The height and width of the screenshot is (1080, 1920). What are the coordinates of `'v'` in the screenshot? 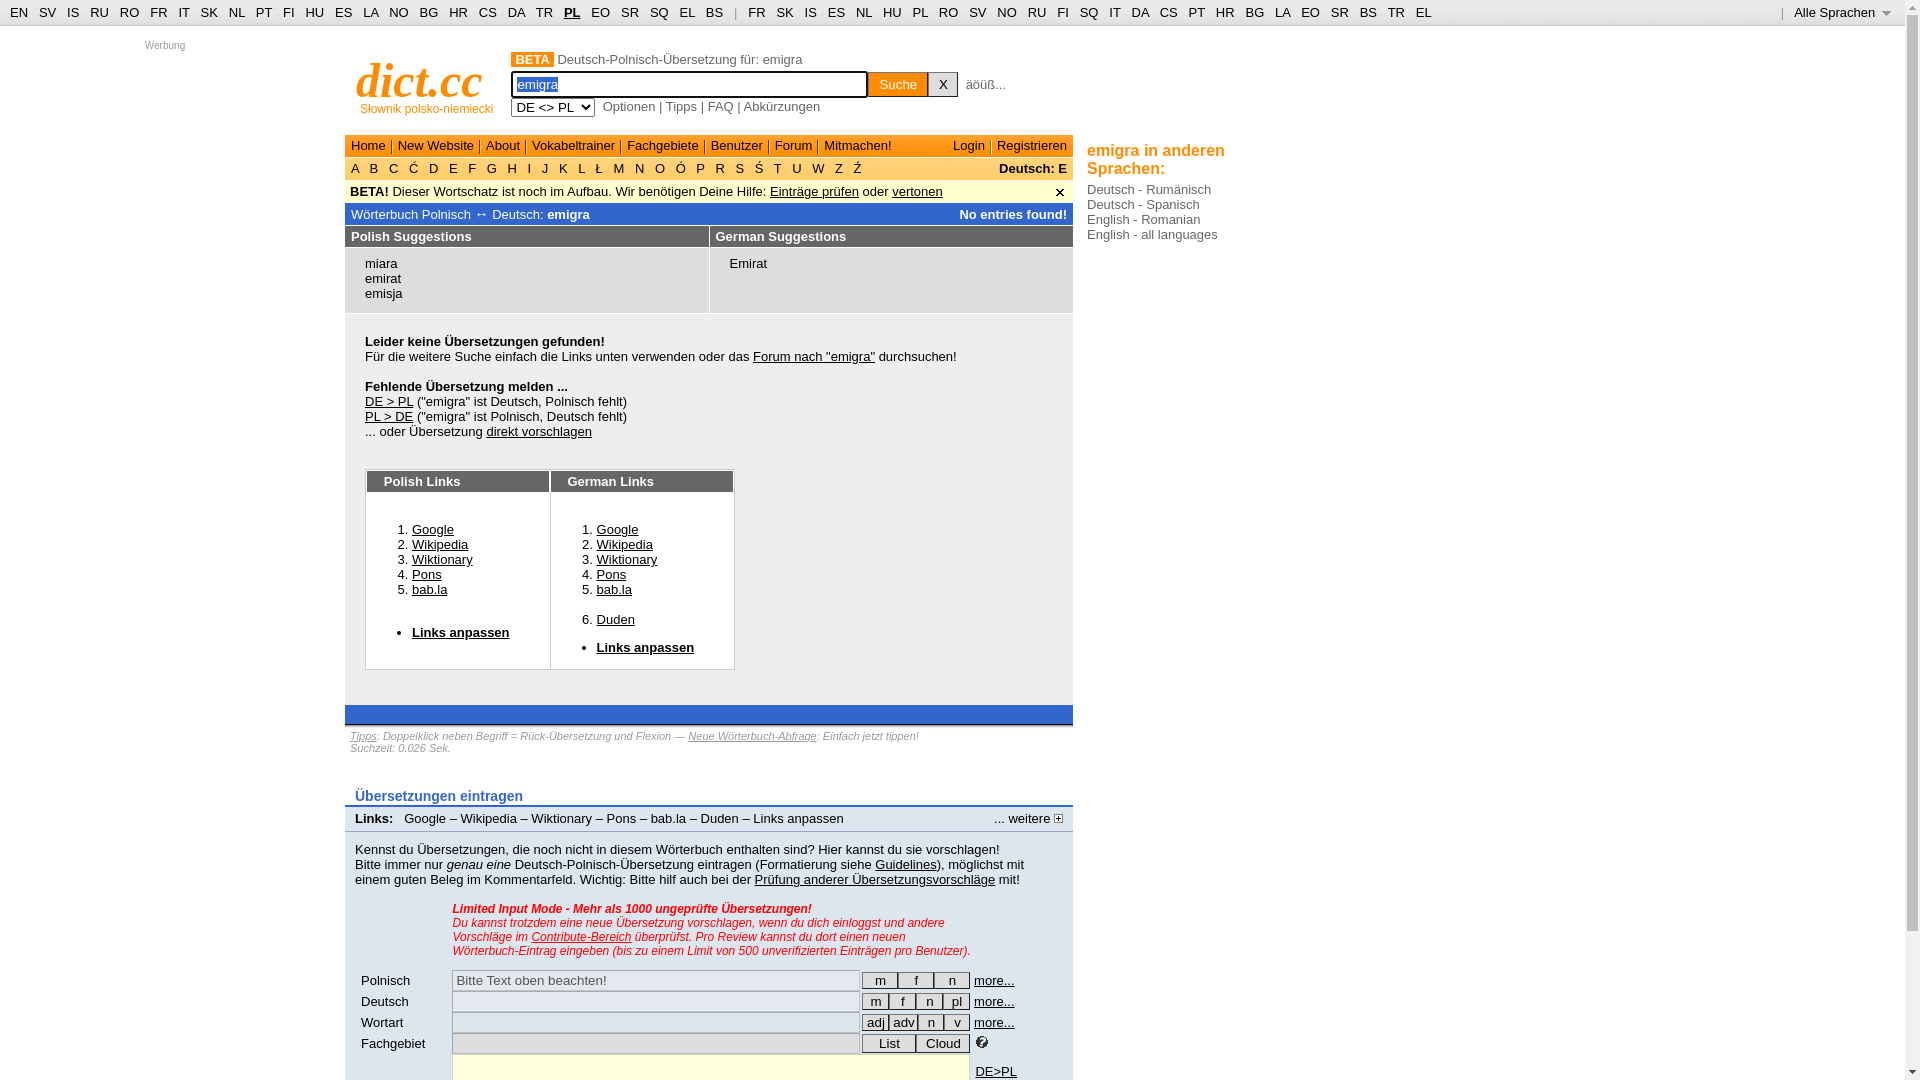 It's located at (955, 1022).